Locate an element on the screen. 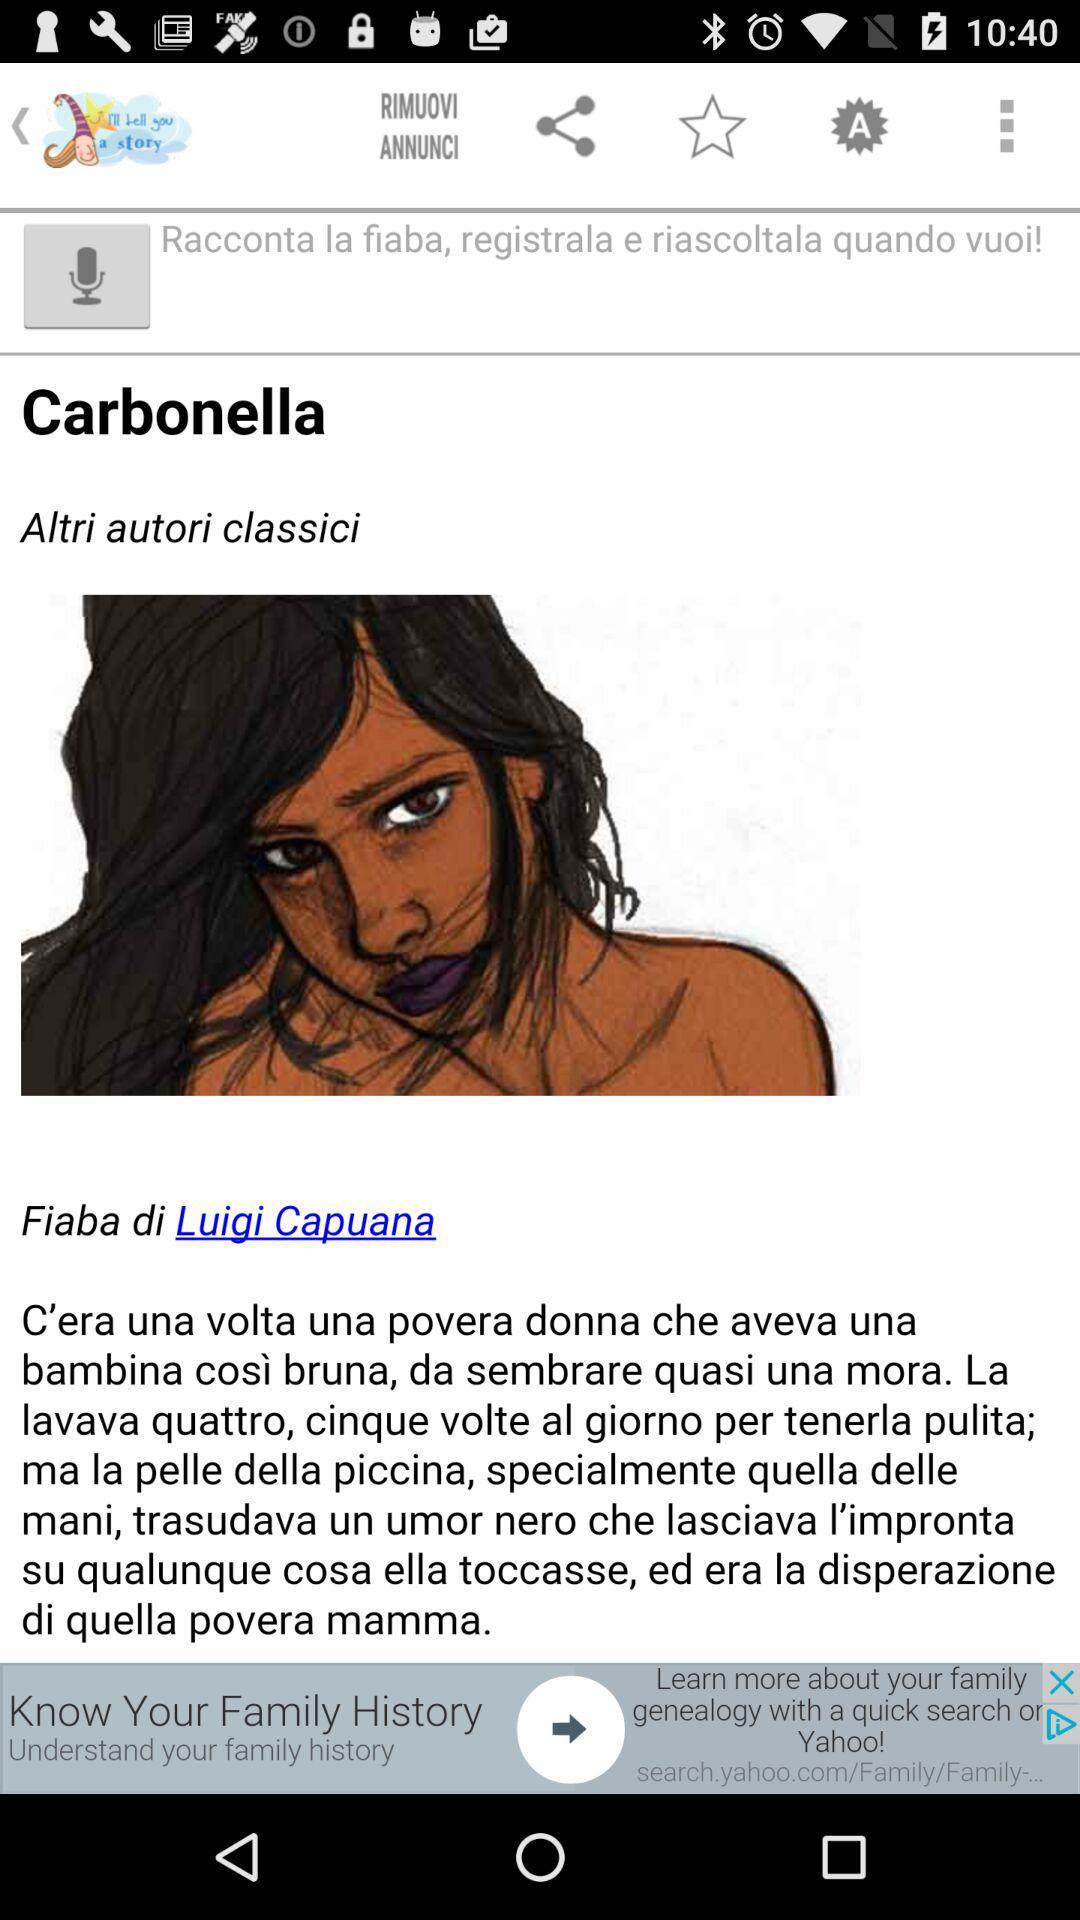 The height and width of the screenshot is (1920, 1080). new advertisement go option is located at coordinates (540, 1727).